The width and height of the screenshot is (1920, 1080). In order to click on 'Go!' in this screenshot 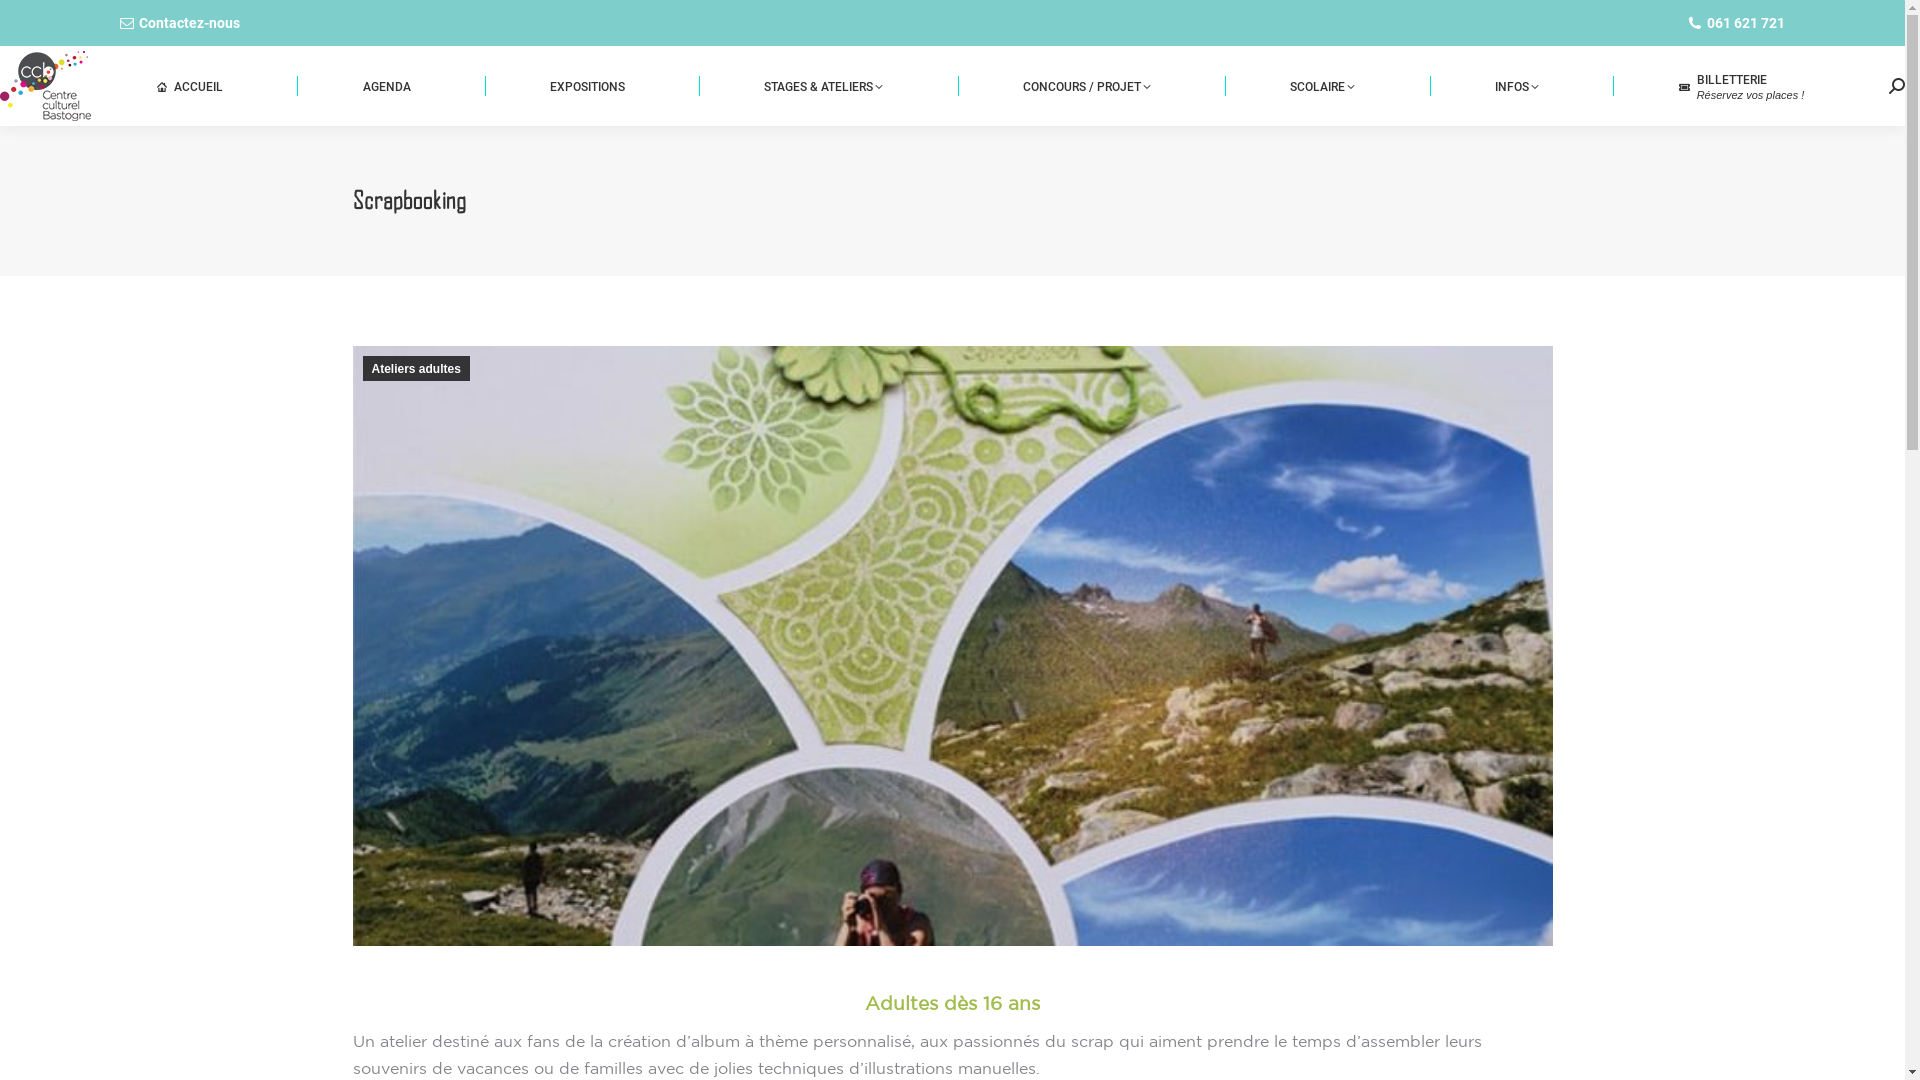, I will do `click(0, 22)`.